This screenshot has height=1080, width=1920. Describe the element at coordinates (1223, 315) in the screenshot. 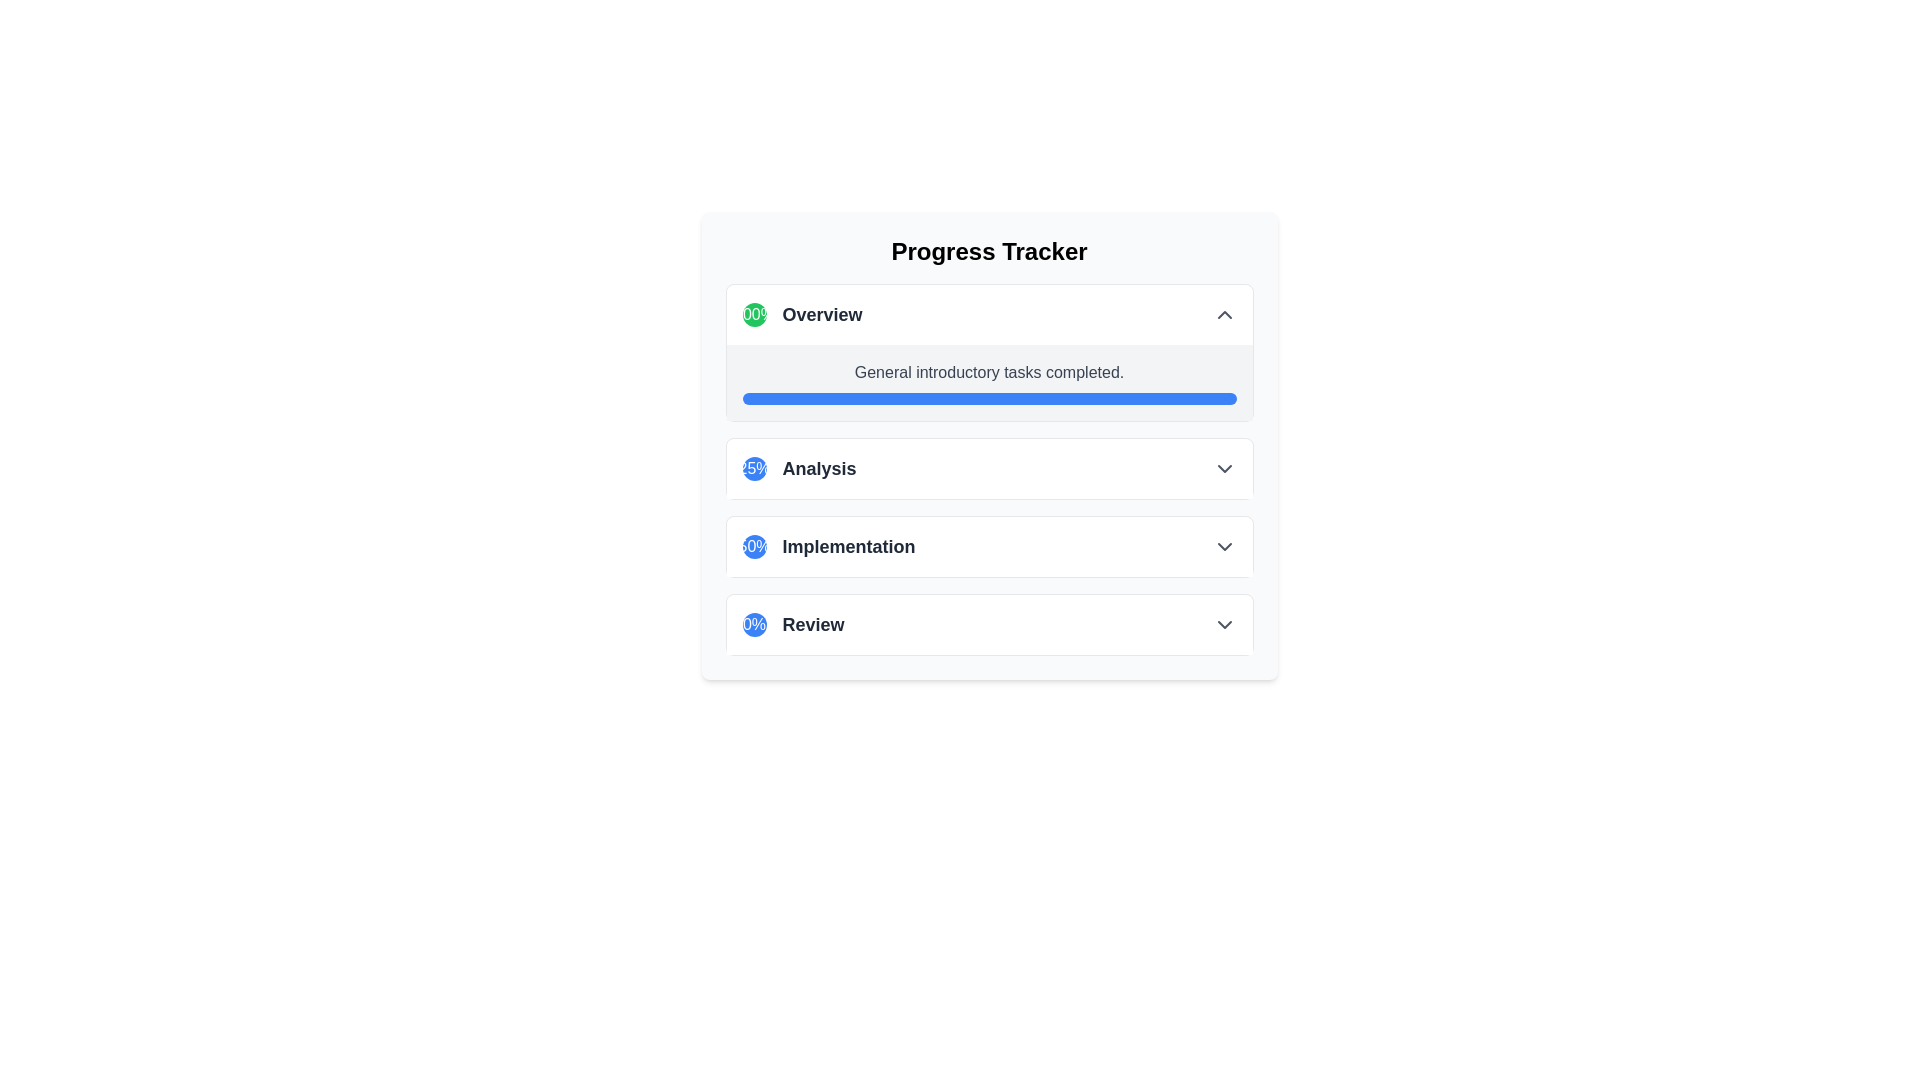

I see `the icon button used to toggle the visibility of the 'Overview' section in the 'Progress Tracker' for keyboard navigation` at that location.